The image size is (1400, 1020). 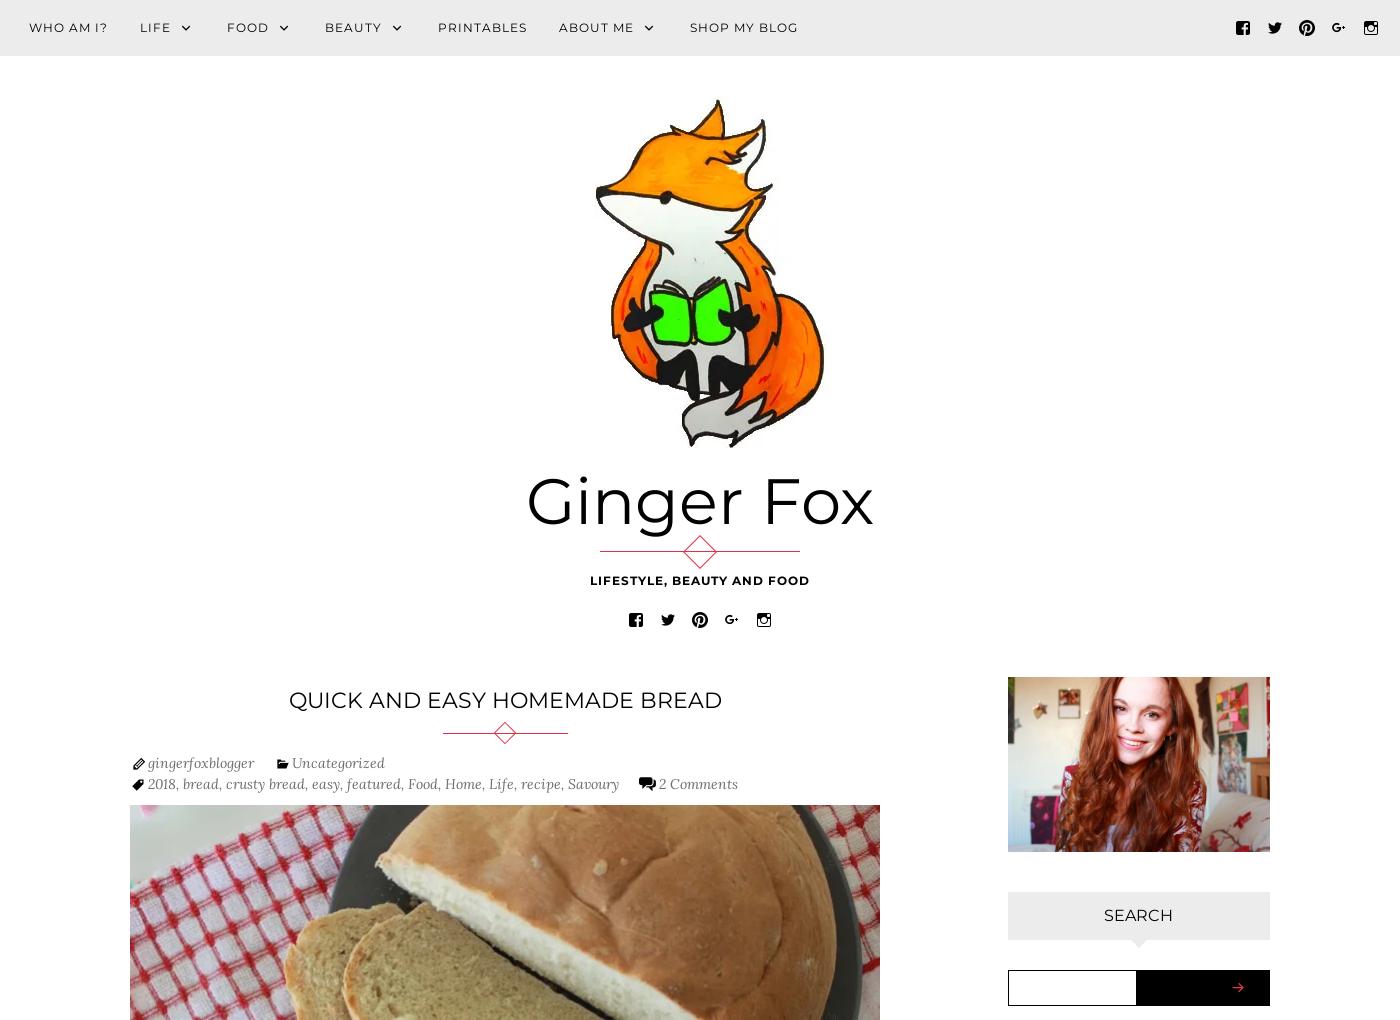 What do you see at coordinates (596, 26) in the screenshot?
I see `'About Me'` at bounding box center [596, 26].